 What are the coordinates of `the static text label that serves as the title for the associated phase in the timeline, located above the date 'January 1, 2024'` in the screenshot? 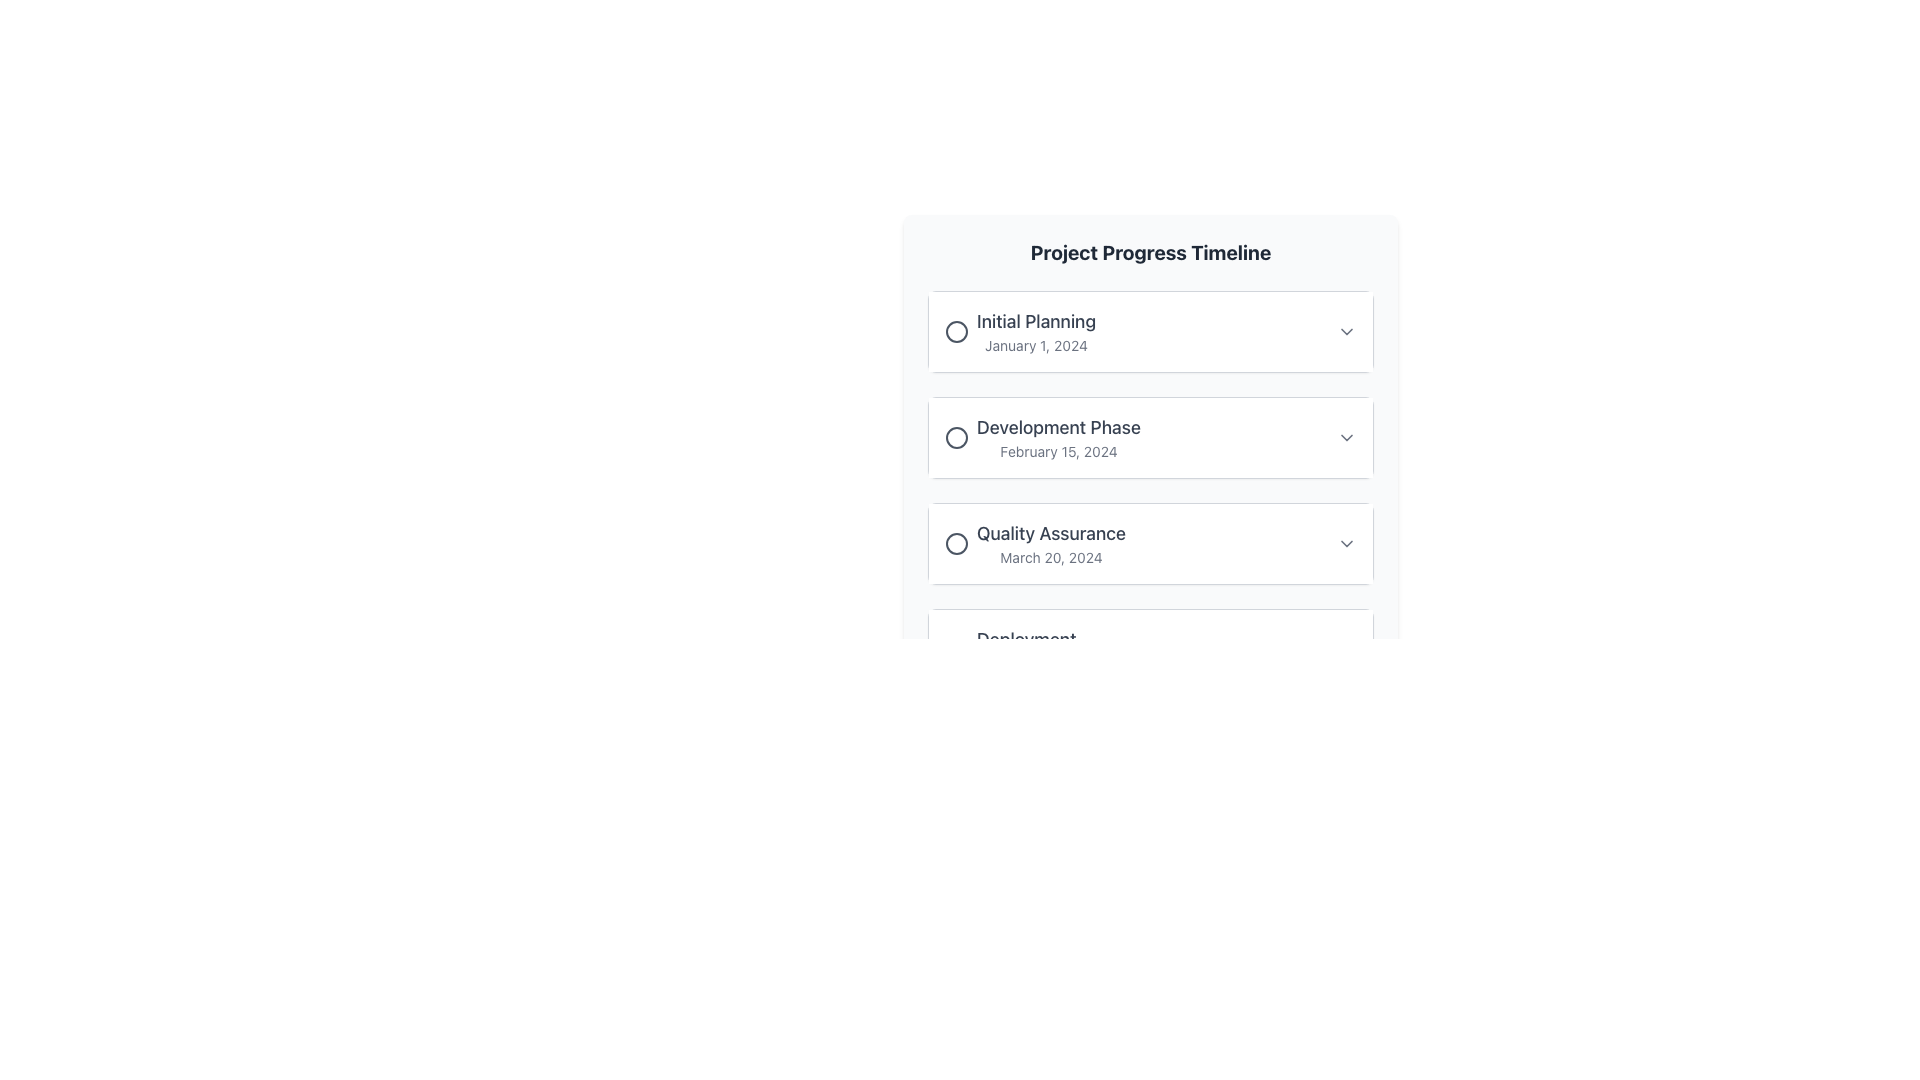 It's located at (1036, 320).